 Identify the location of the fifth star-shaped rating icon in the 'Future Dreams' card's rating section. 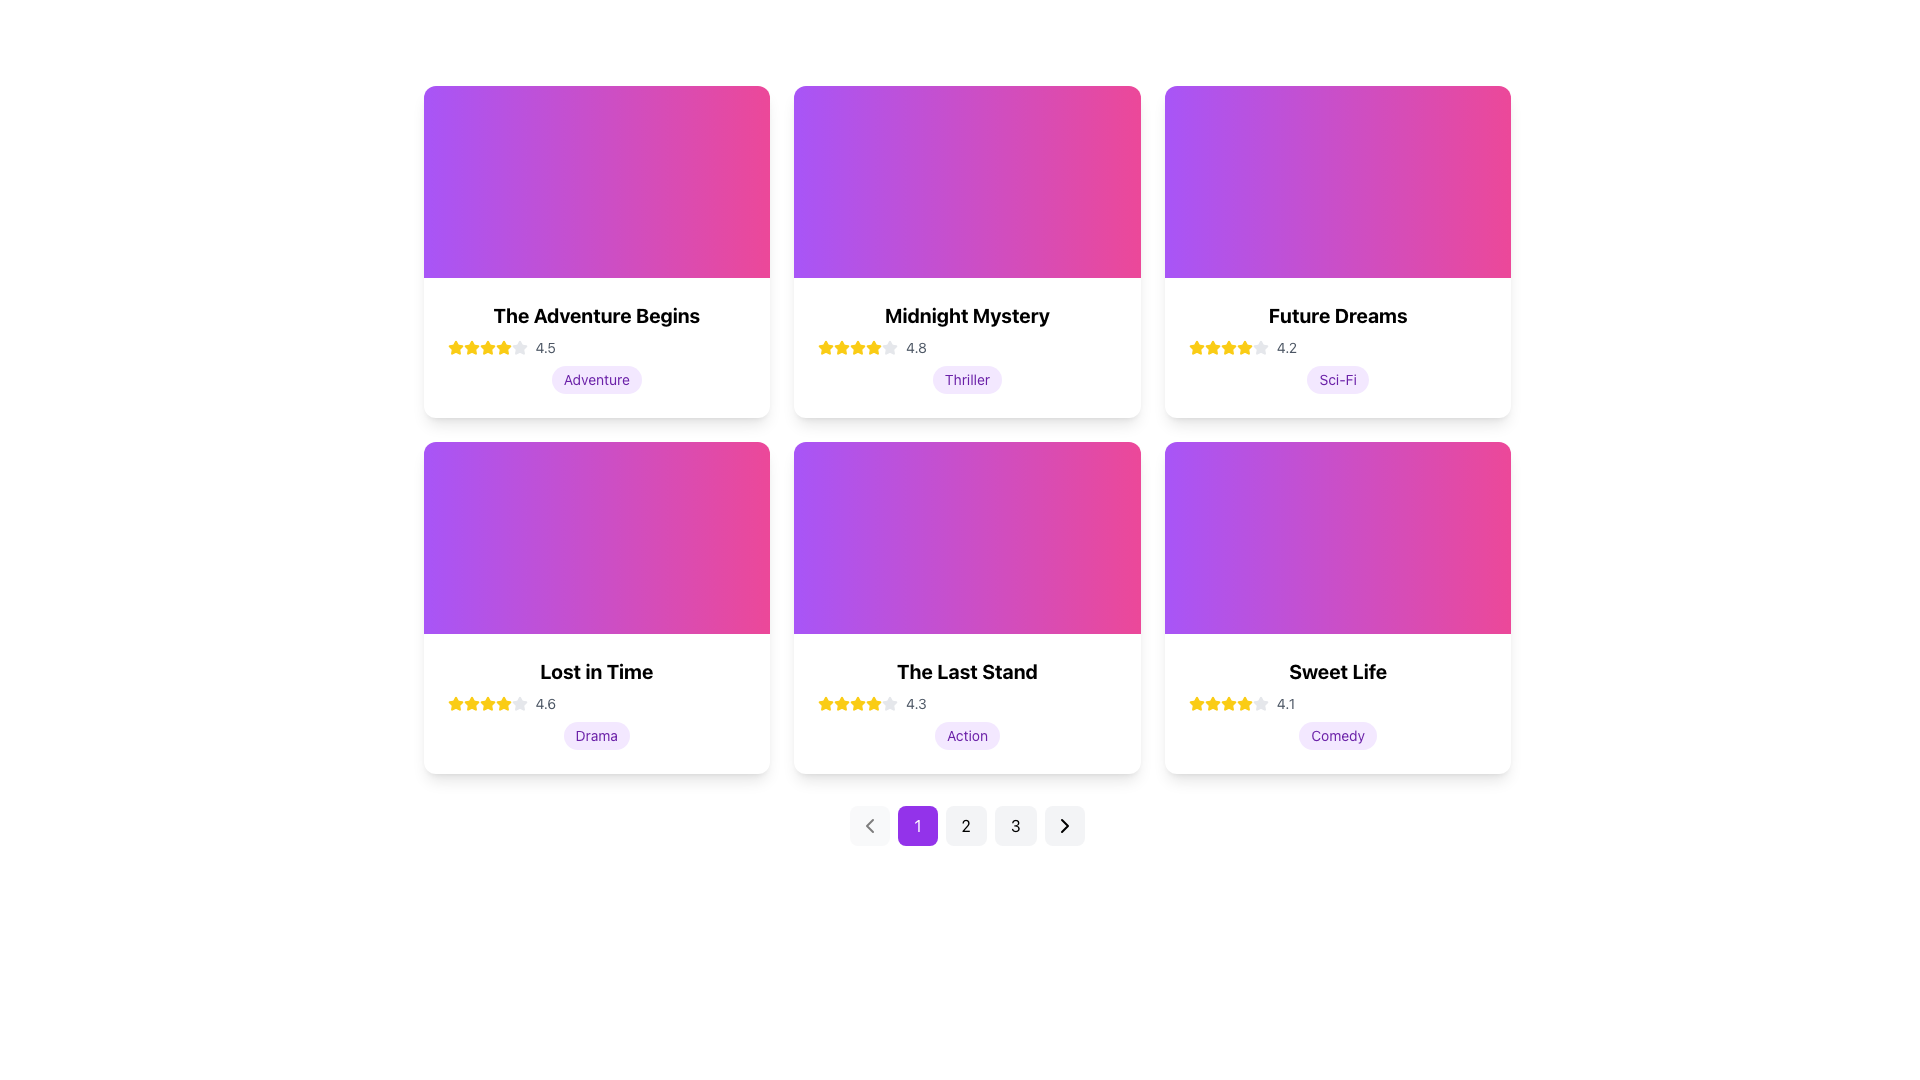
(1259, 346).